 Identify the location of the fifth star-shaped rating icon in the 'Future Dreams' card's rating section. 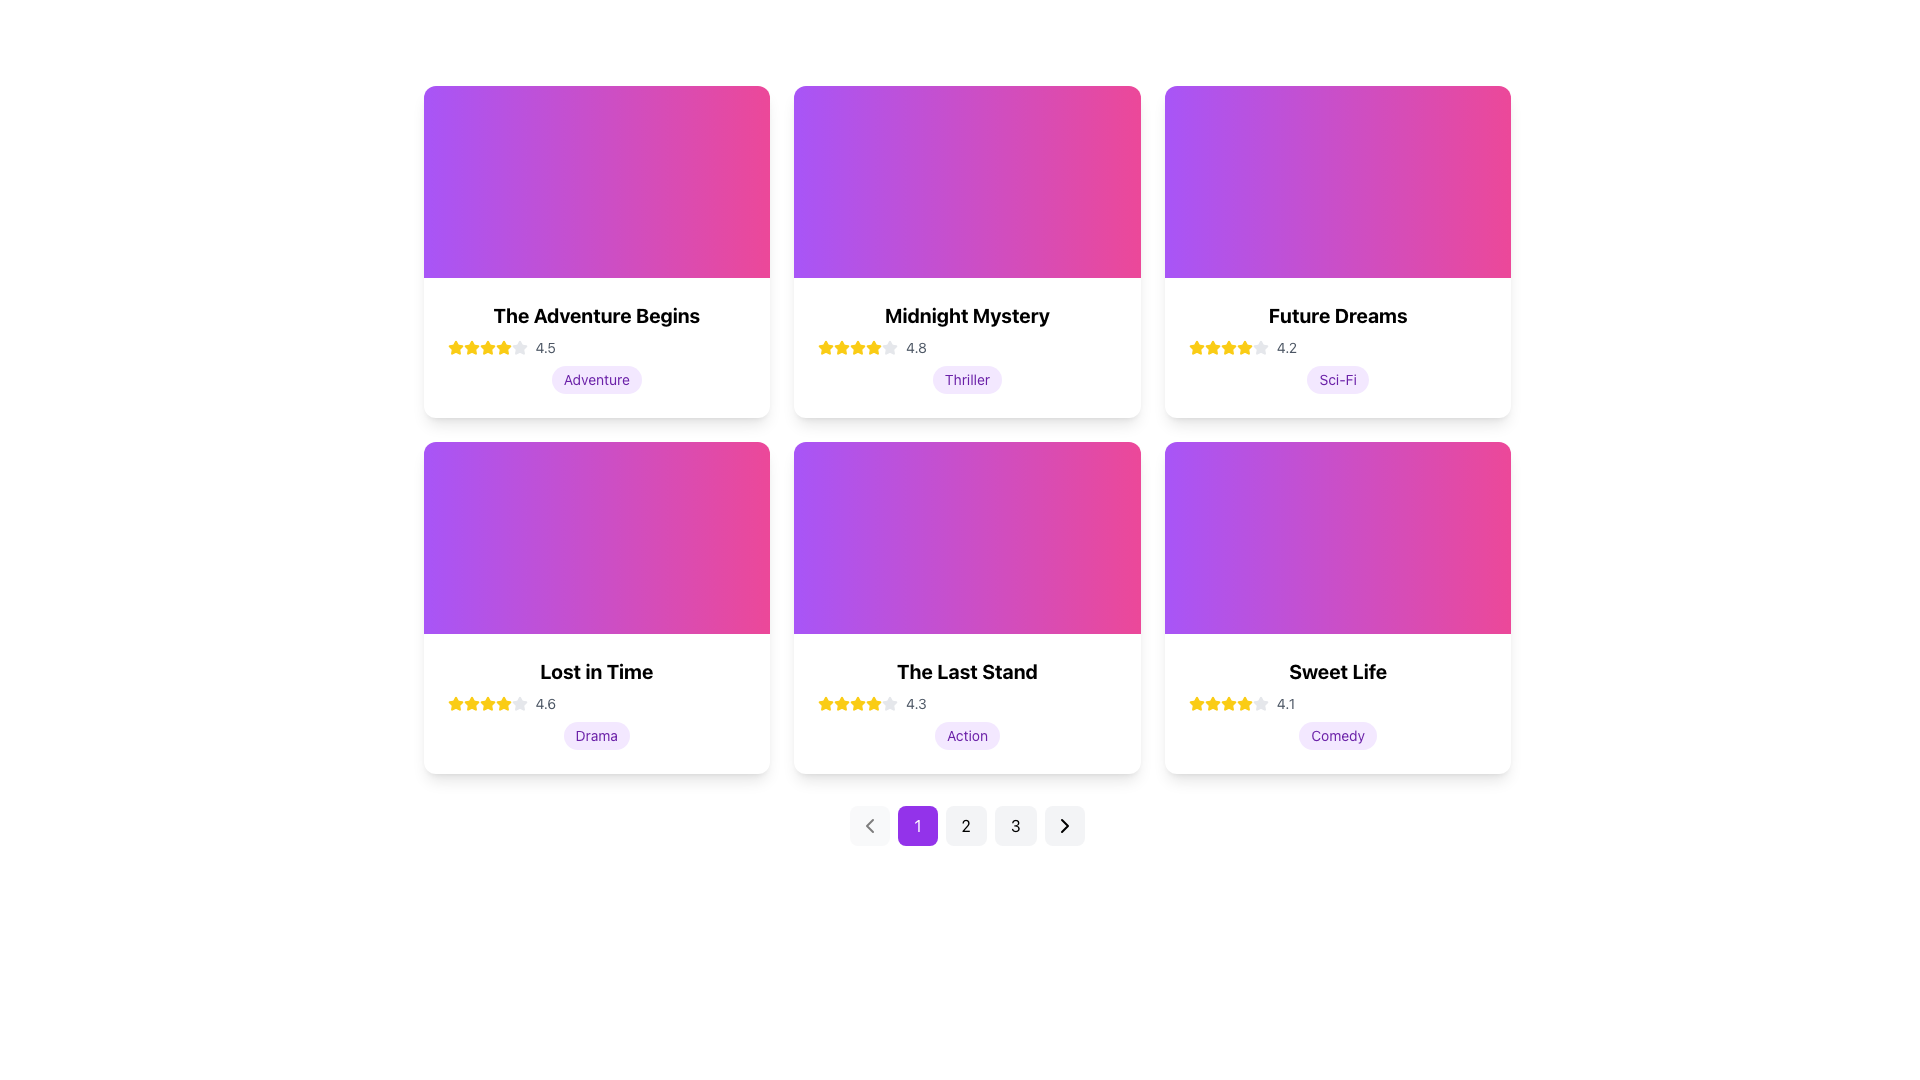
(1259, 346).